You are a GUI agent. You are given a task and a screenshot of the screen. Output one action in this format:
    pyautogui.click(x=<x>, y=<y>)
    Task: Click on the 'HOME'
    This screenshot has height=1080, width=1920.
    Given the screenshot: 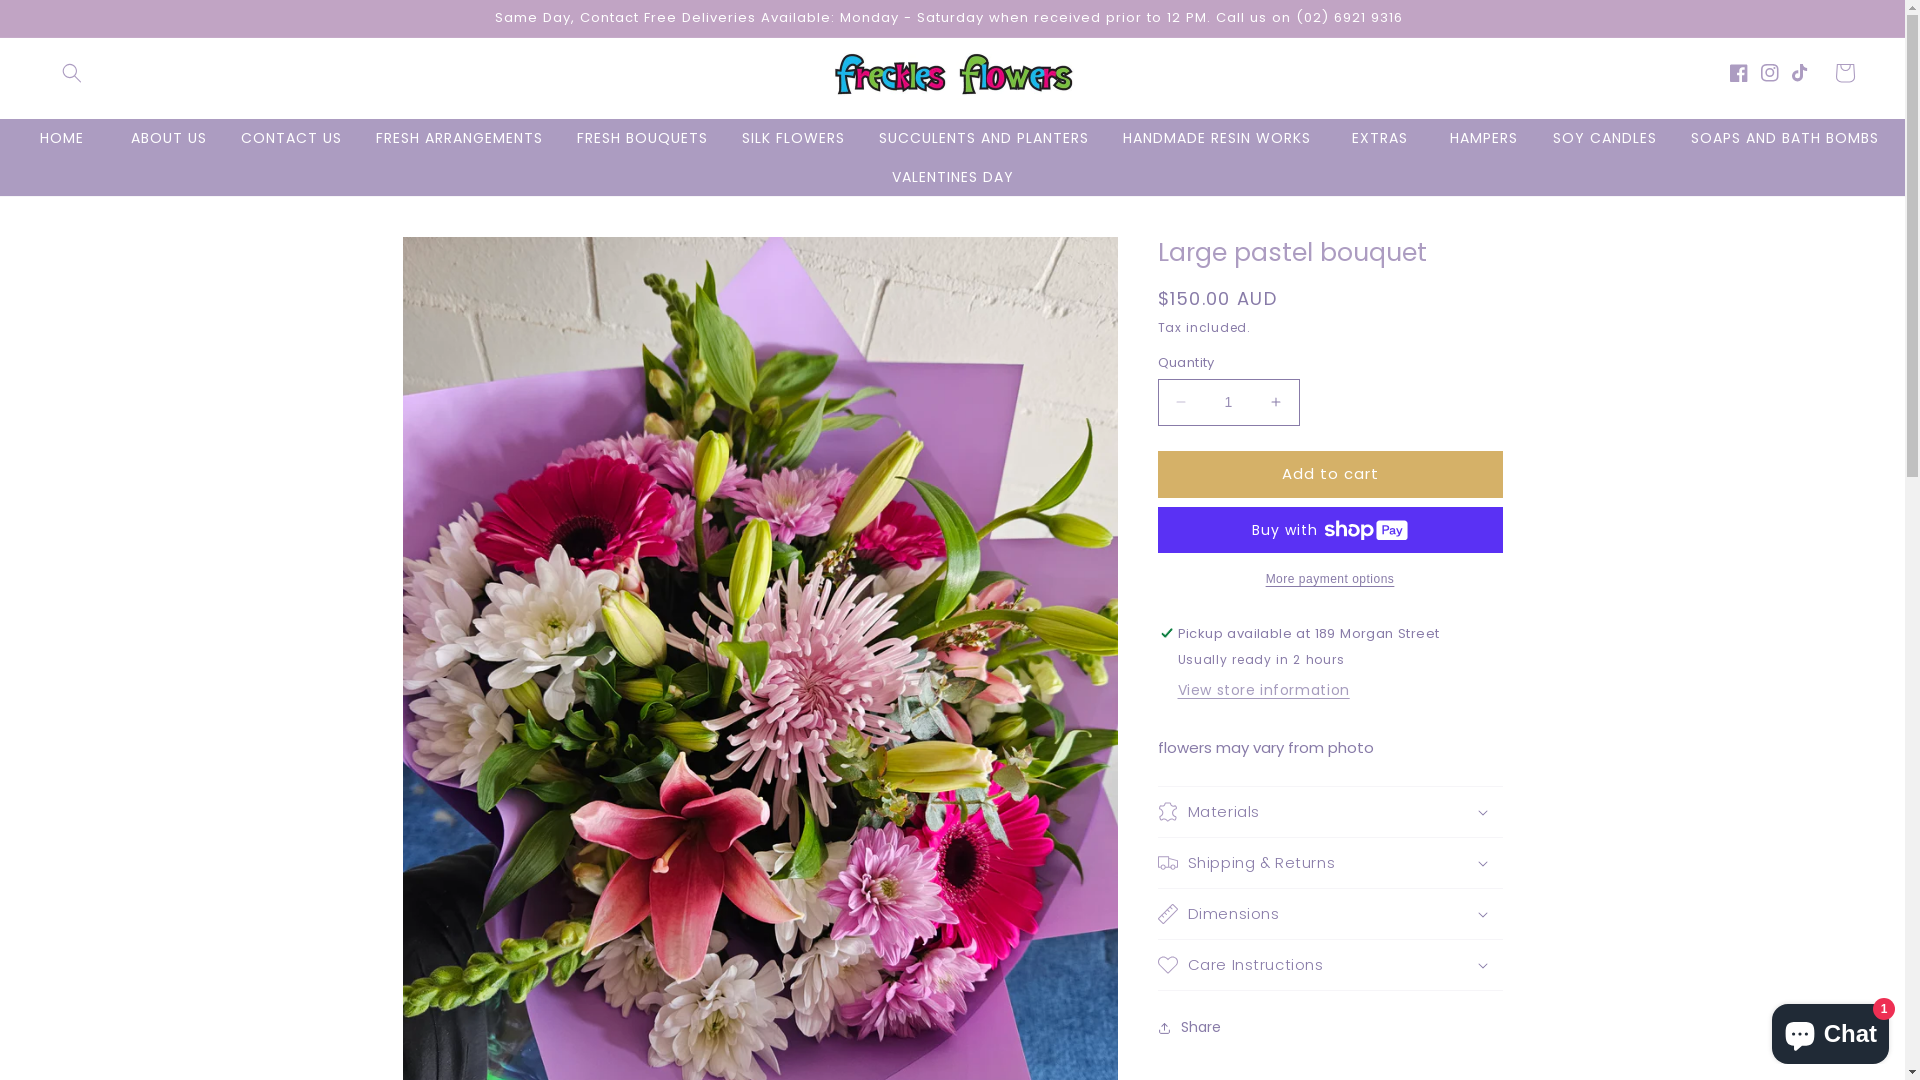 What is the action you would take?
    pyautogui.click(x=62, y=137)
    